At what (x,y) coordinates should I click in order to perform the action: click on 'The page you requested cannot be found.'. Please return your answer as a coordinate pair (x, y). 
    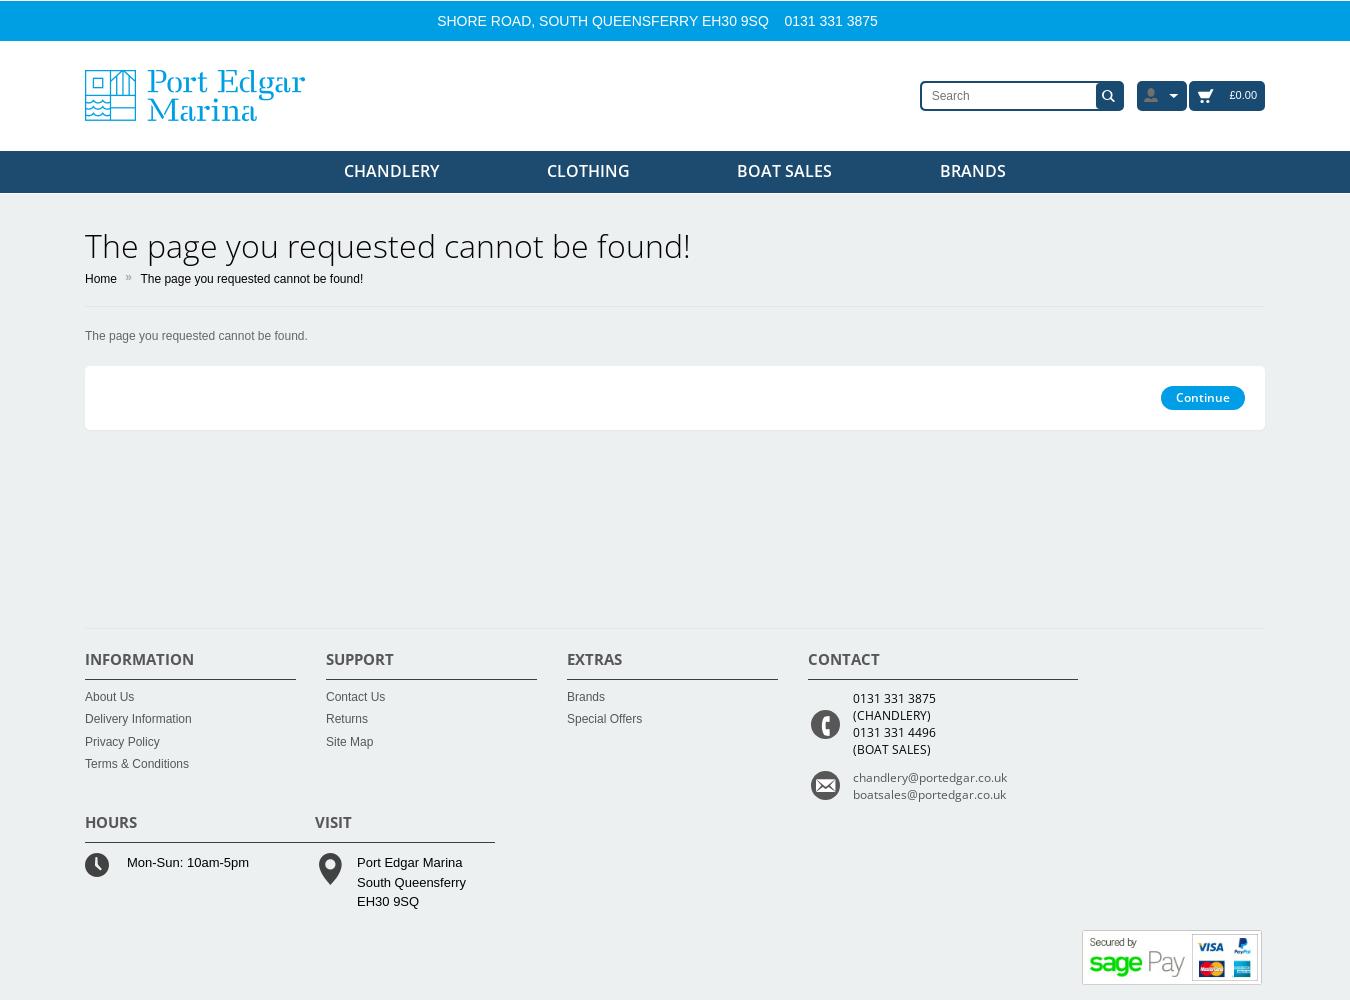
    Looking at the image, I should click on (196, 335).